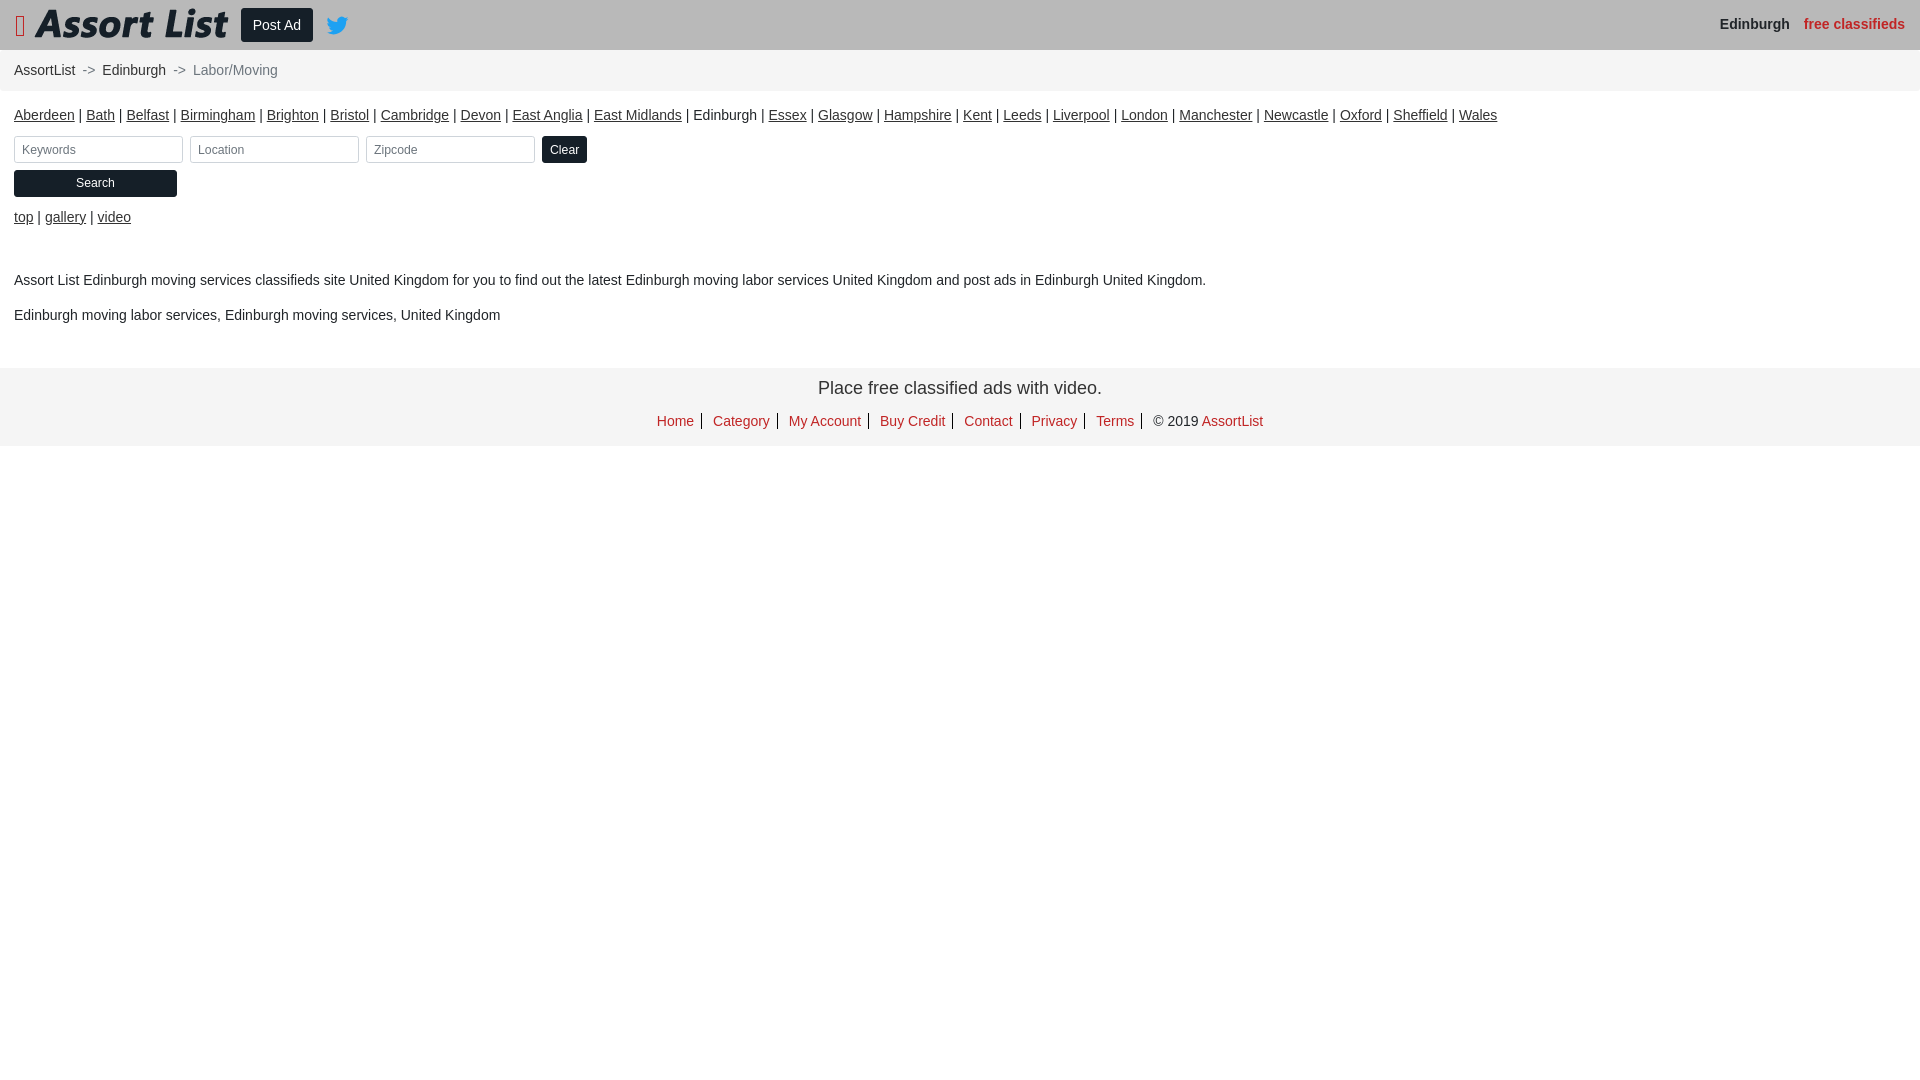 This screenshot has width=1920, height=1080. What do you see at coordinates (23, 216) in the screenshot?
I see `'top'` at bounding box center [23, 216].